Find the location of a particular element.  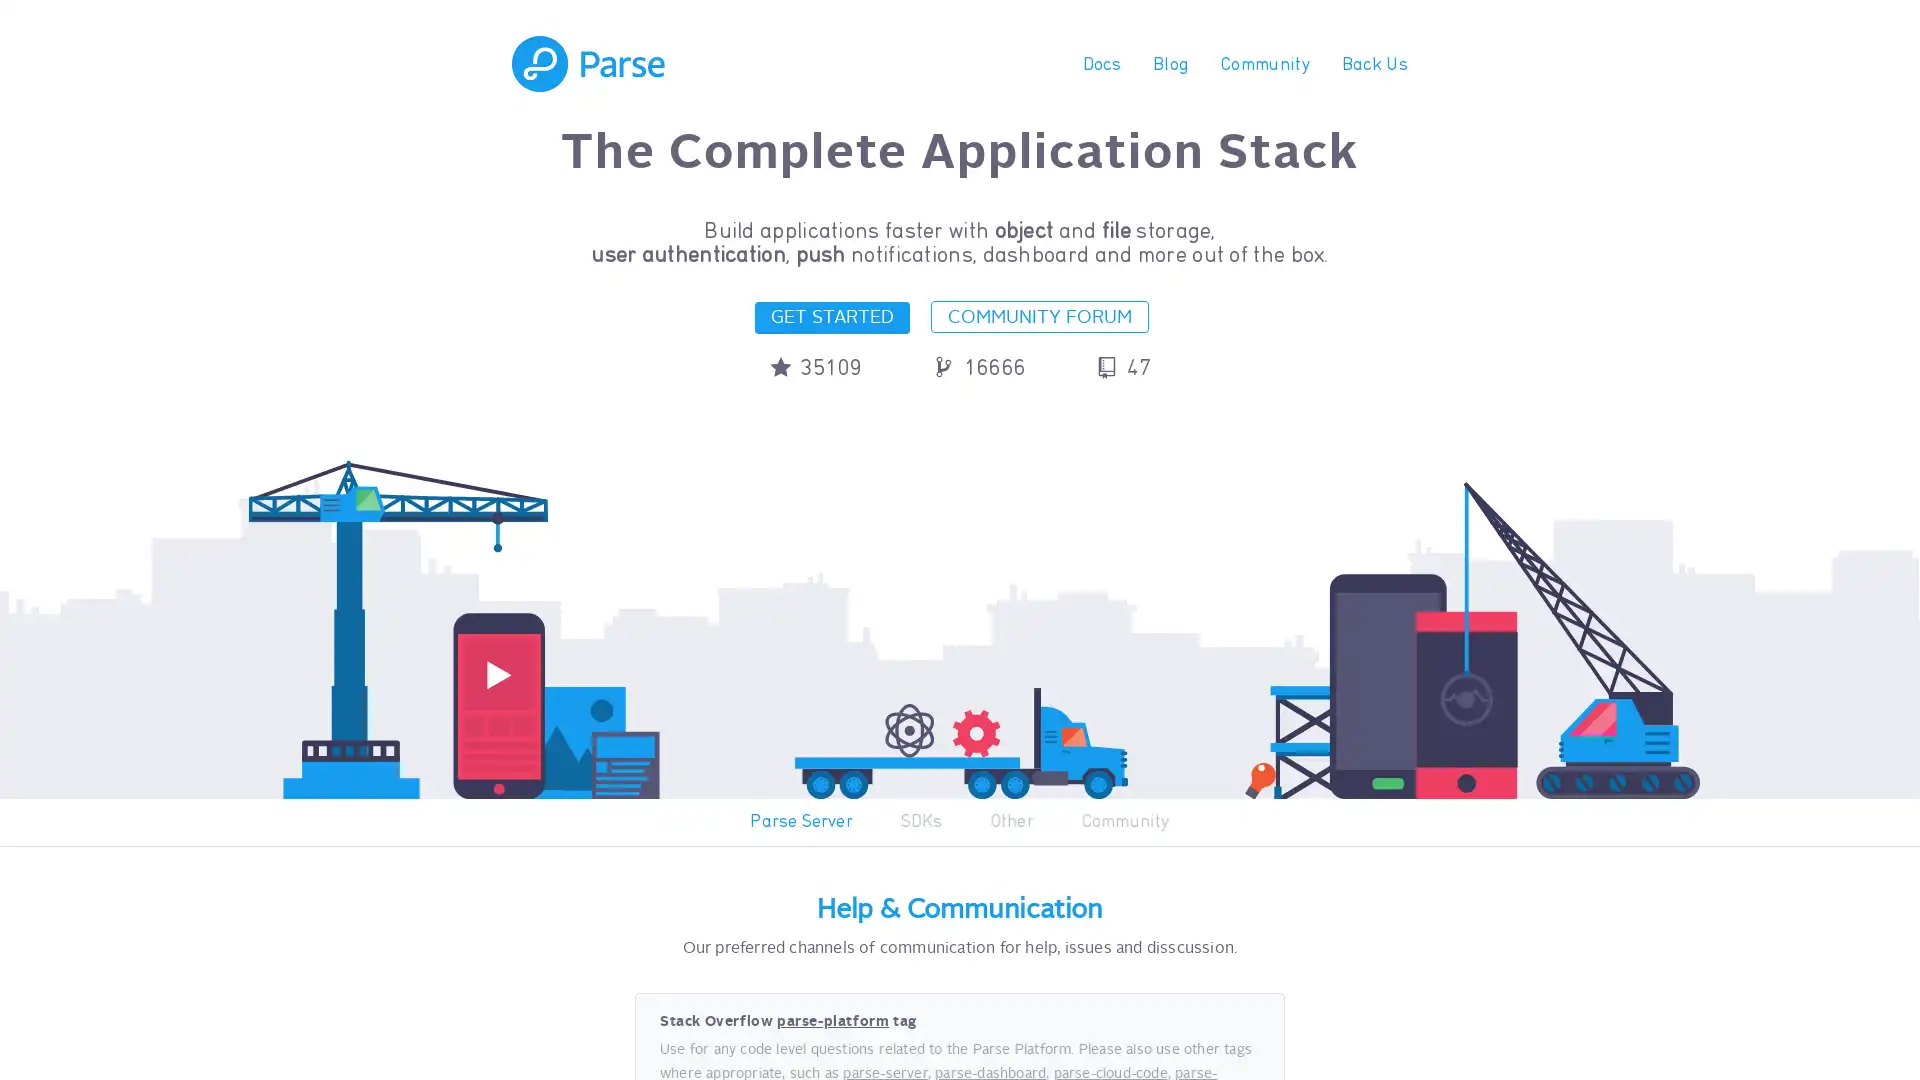

GET STARTED is located at coordinates (831, 316).